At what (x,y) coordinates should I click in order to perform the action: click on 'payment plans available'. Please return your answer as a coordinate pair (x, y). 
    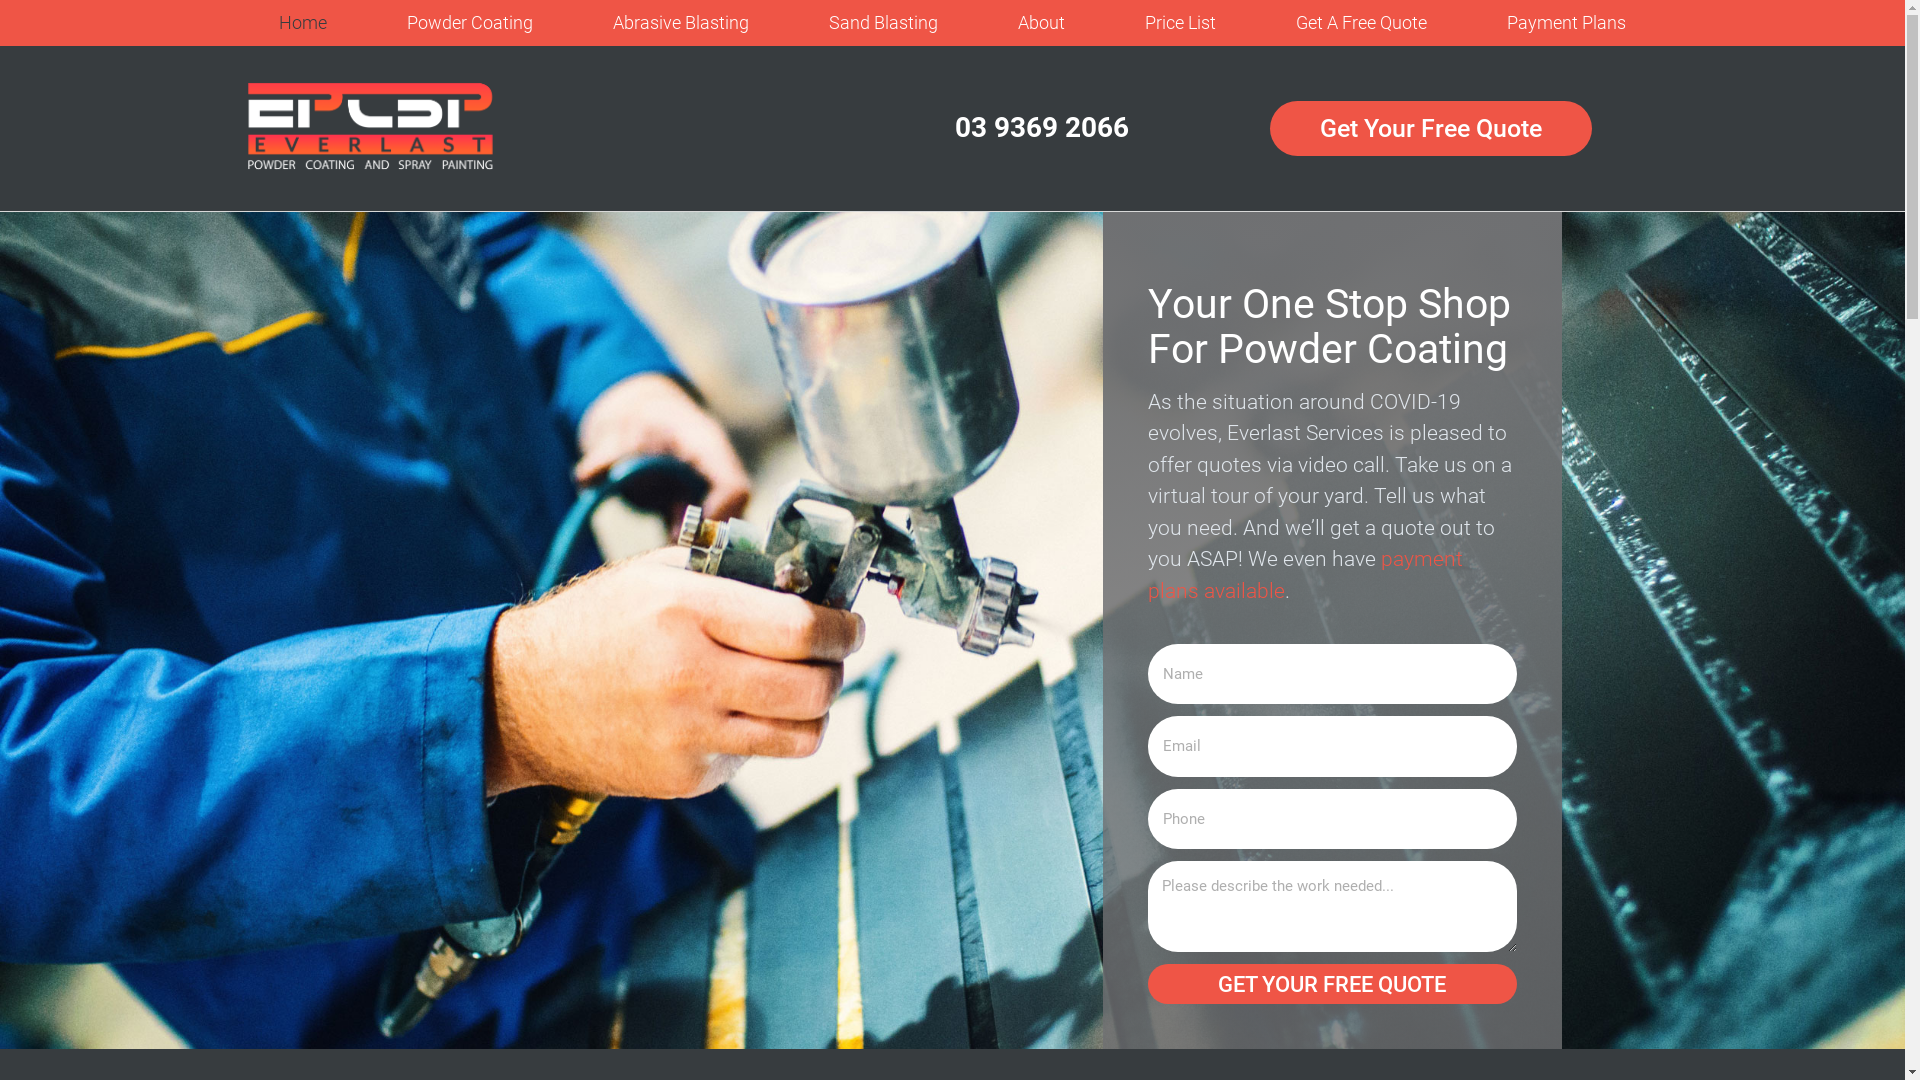
    Looking at the image, I should click on (1305, 574).